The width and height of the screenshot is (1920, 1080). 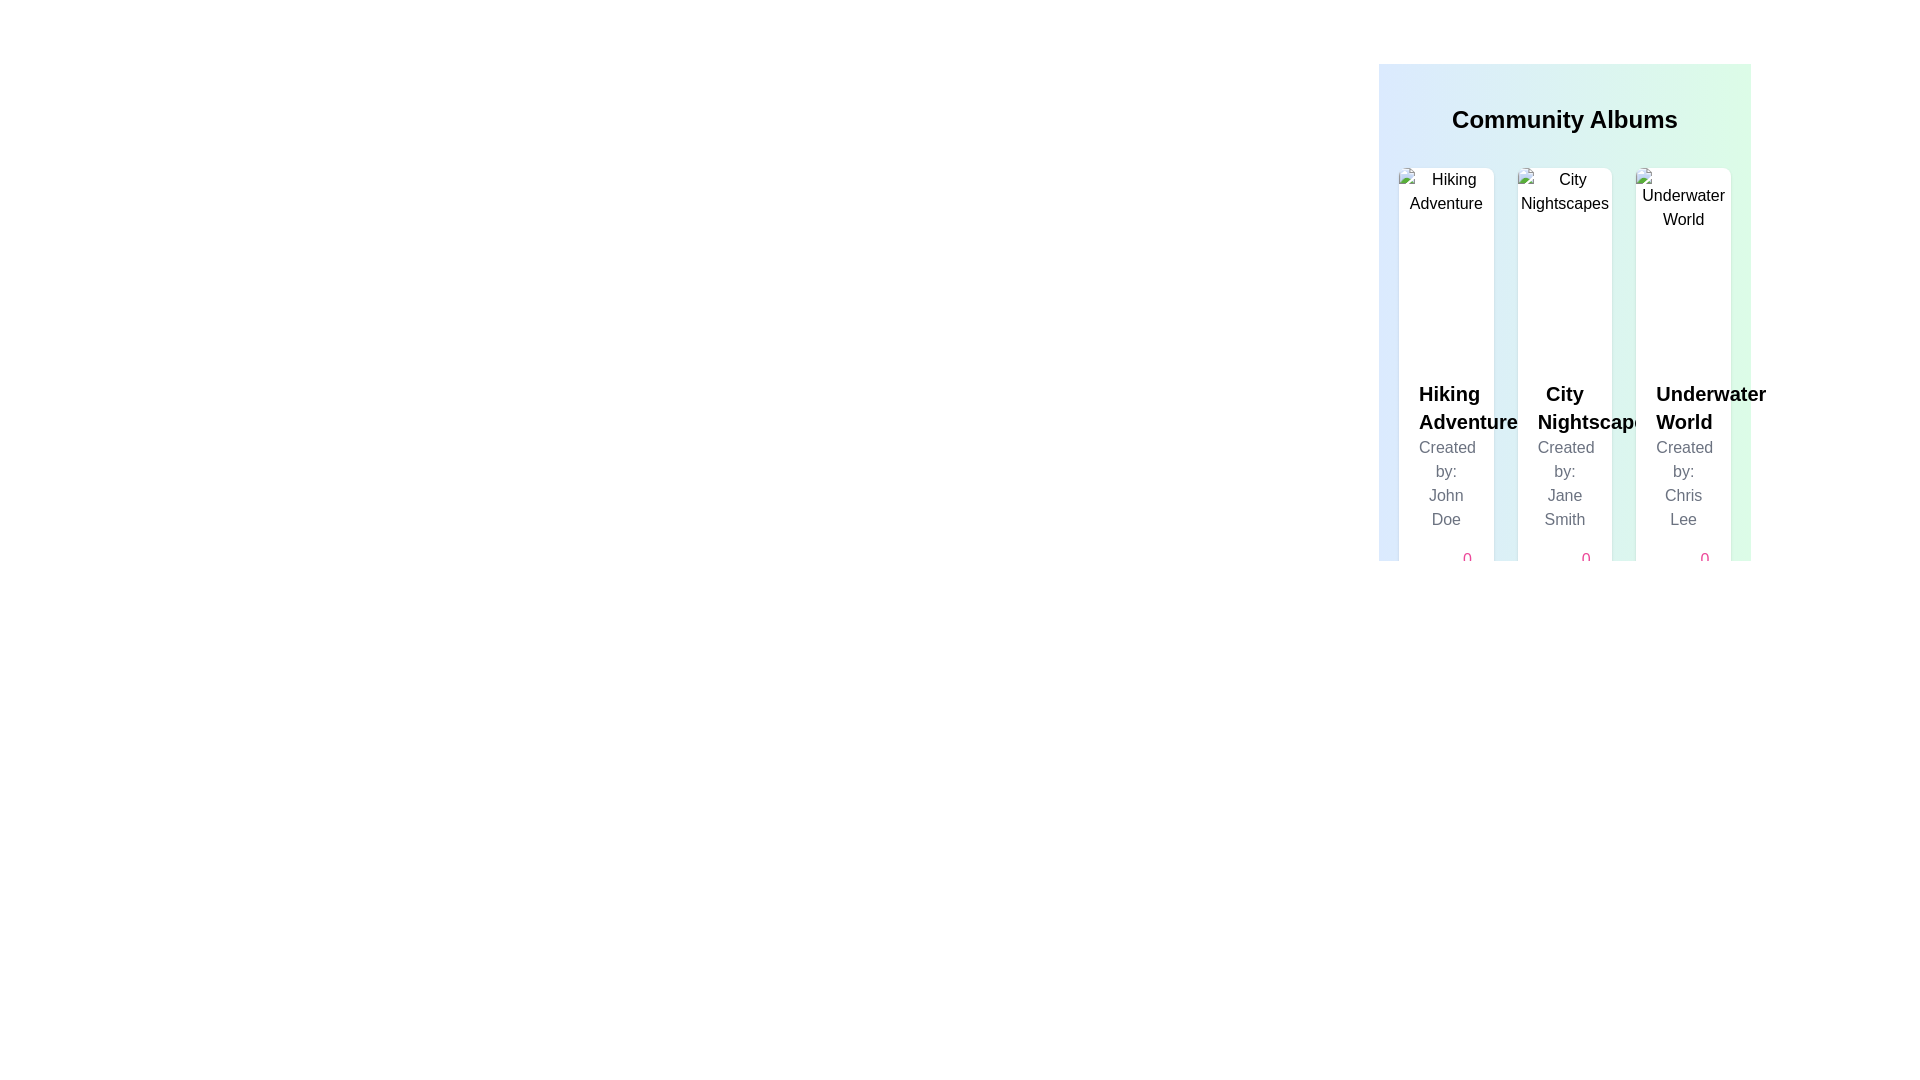 What do you see at coordinates (1563, 488) in the screenshot?
I see `text content of the styled text block titled 'City Nightscapes', which includes the description 'Created by: Jane Smith' below it, located centrally in the second column under 'Community Albums'` at bounding box center [1563, 488].